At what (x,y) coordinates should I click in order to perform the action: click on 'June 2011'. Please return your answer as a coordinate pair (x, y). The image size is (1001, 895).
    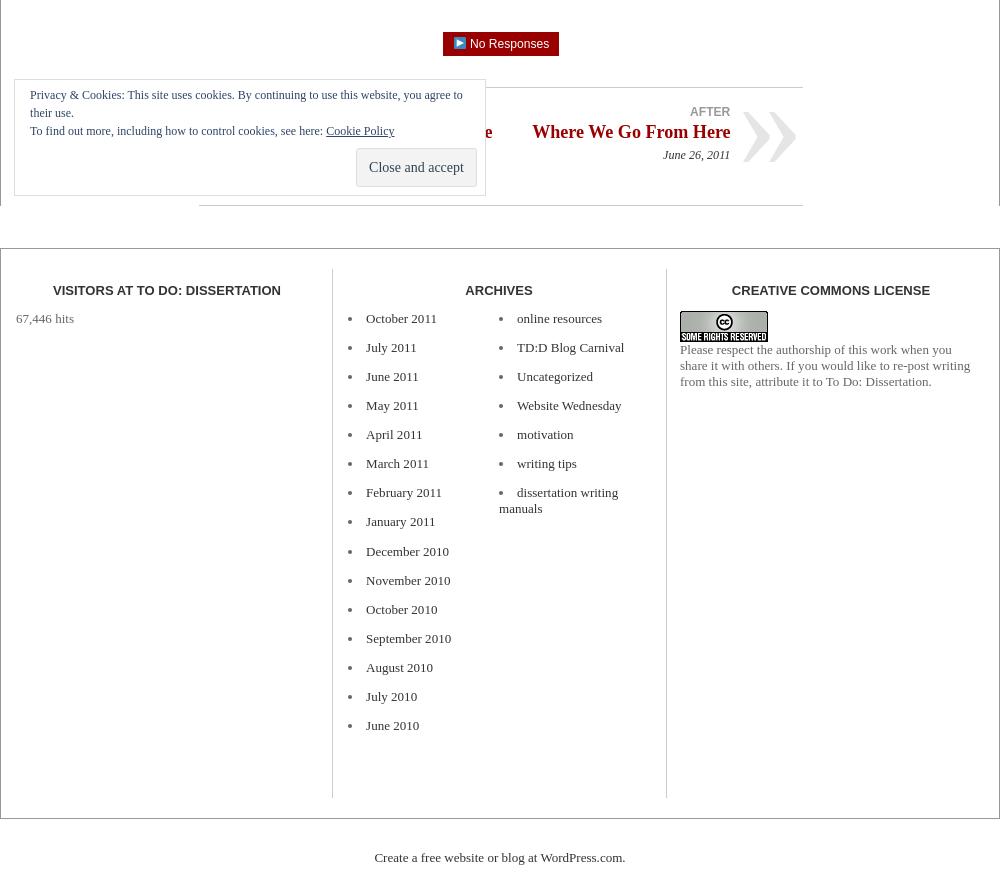
    Looking at the image, I should click on (390, 375).